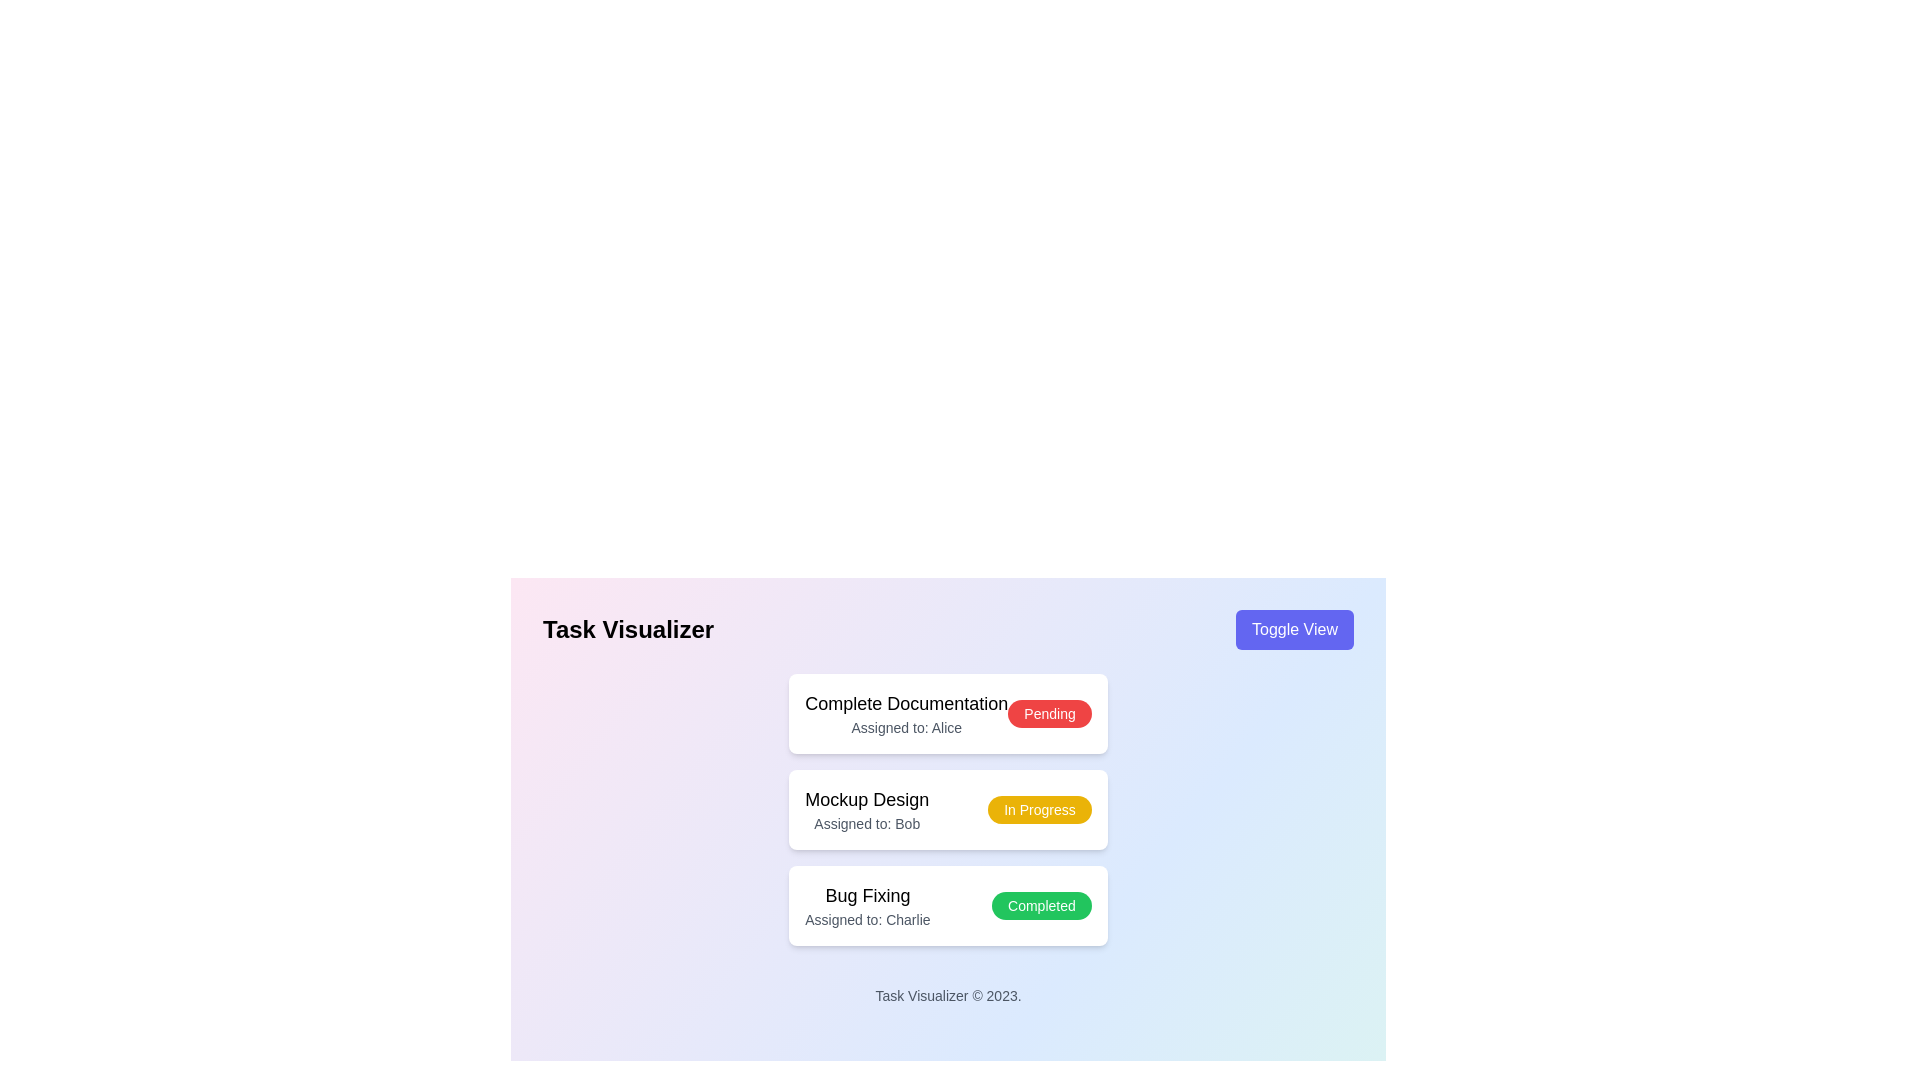 Image resolution: width=1920 pixels, height=1080 pixels. Describe the element at coordinates (947, 806) in the screenshot. I see `a status badge within the Card List UI component to filter similar tasks` at that location.